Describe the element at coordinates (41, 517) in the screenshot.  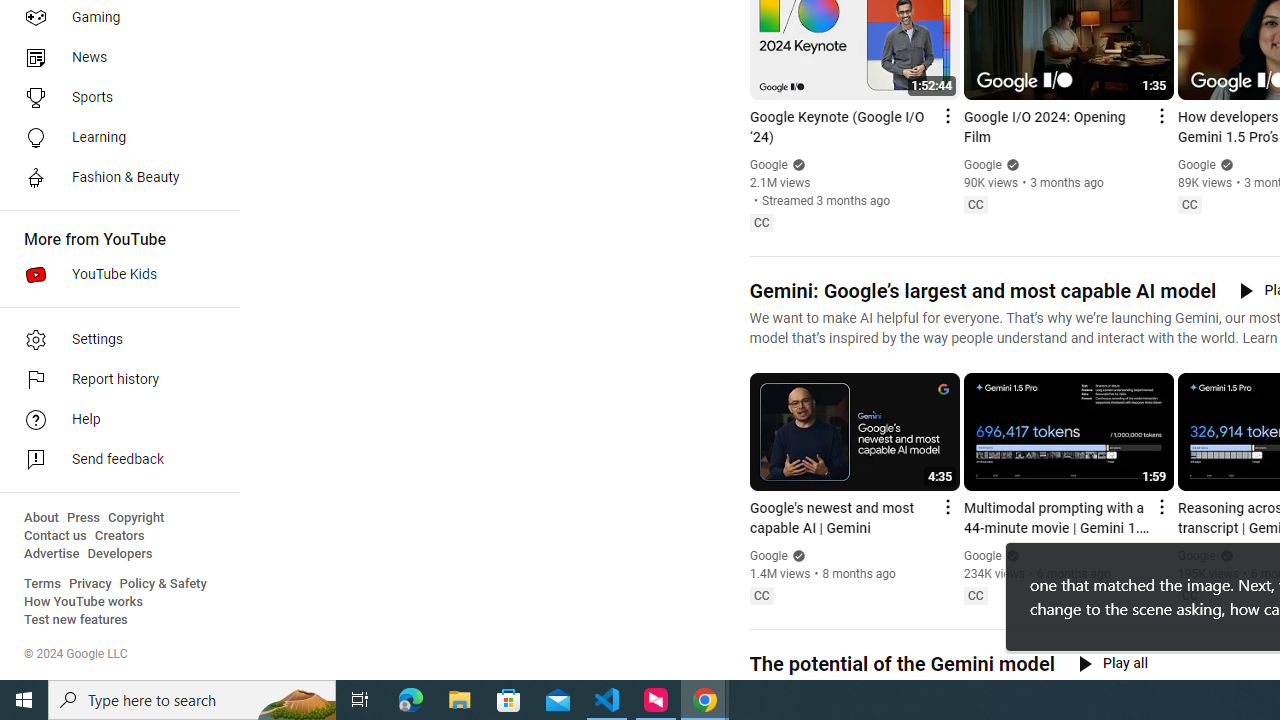
I see `'About'` at that location.